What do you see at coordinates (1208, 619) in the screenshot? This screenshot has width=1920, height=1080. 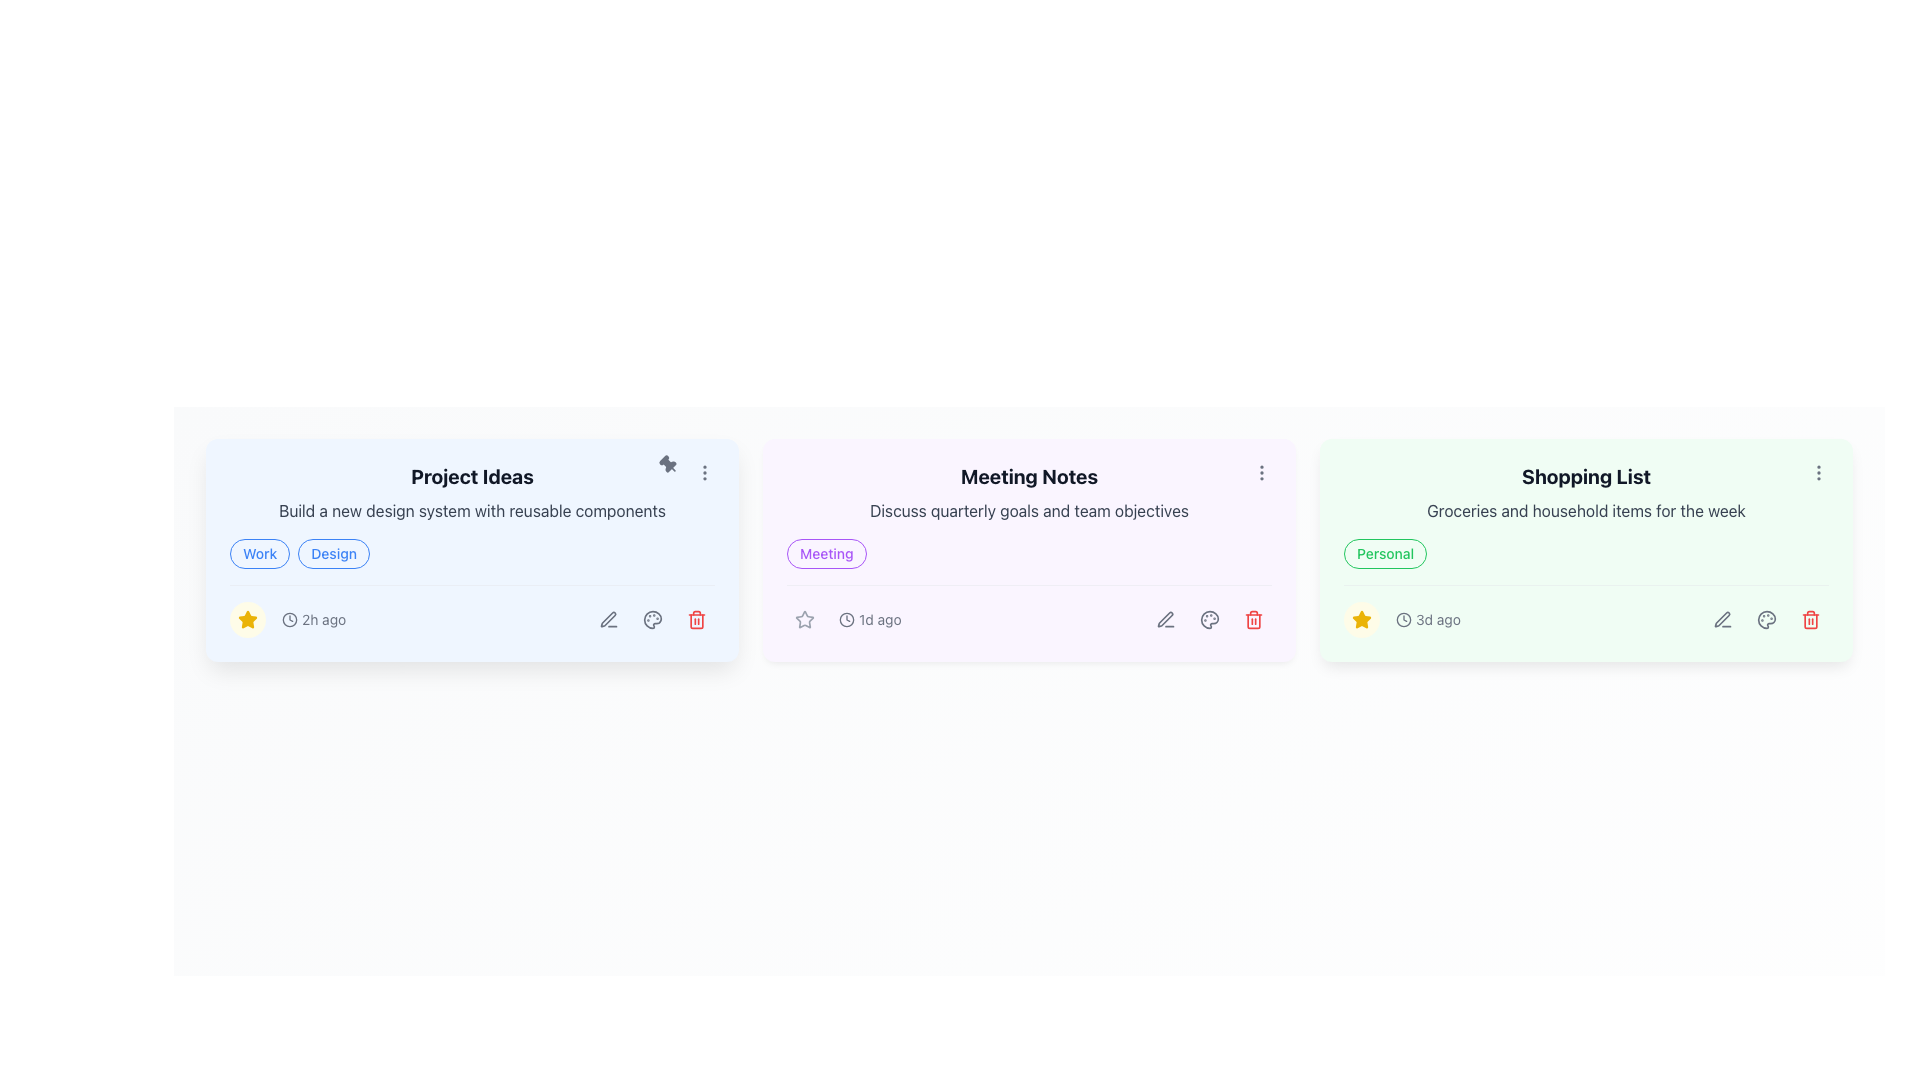 I see `the painter's palette icon within the 'Meeting Notes' card, which is the second card in a row of three cards labeled 'Project Ideas,' 'Meeting Notes,' and 'Shopping List.'` at bounding box center [1208, 619].